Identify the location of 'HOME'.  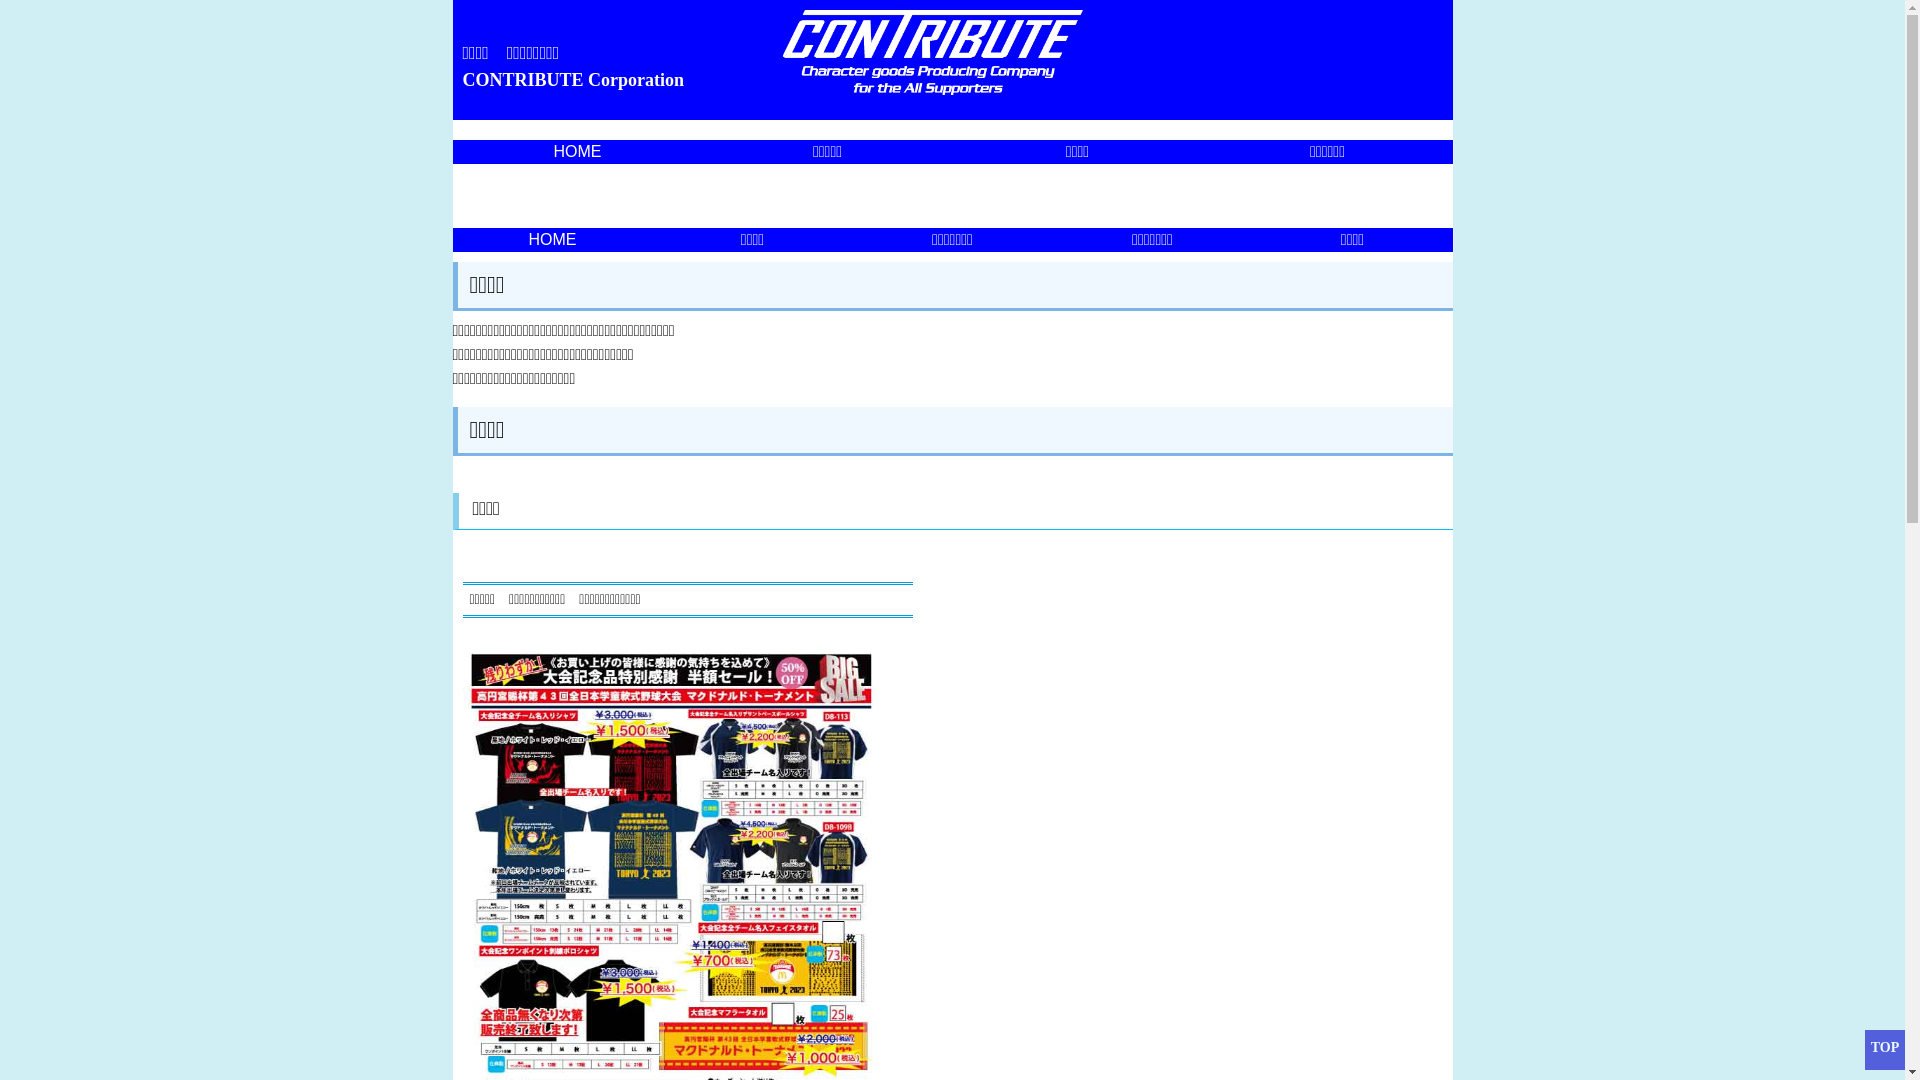
(552, 238).